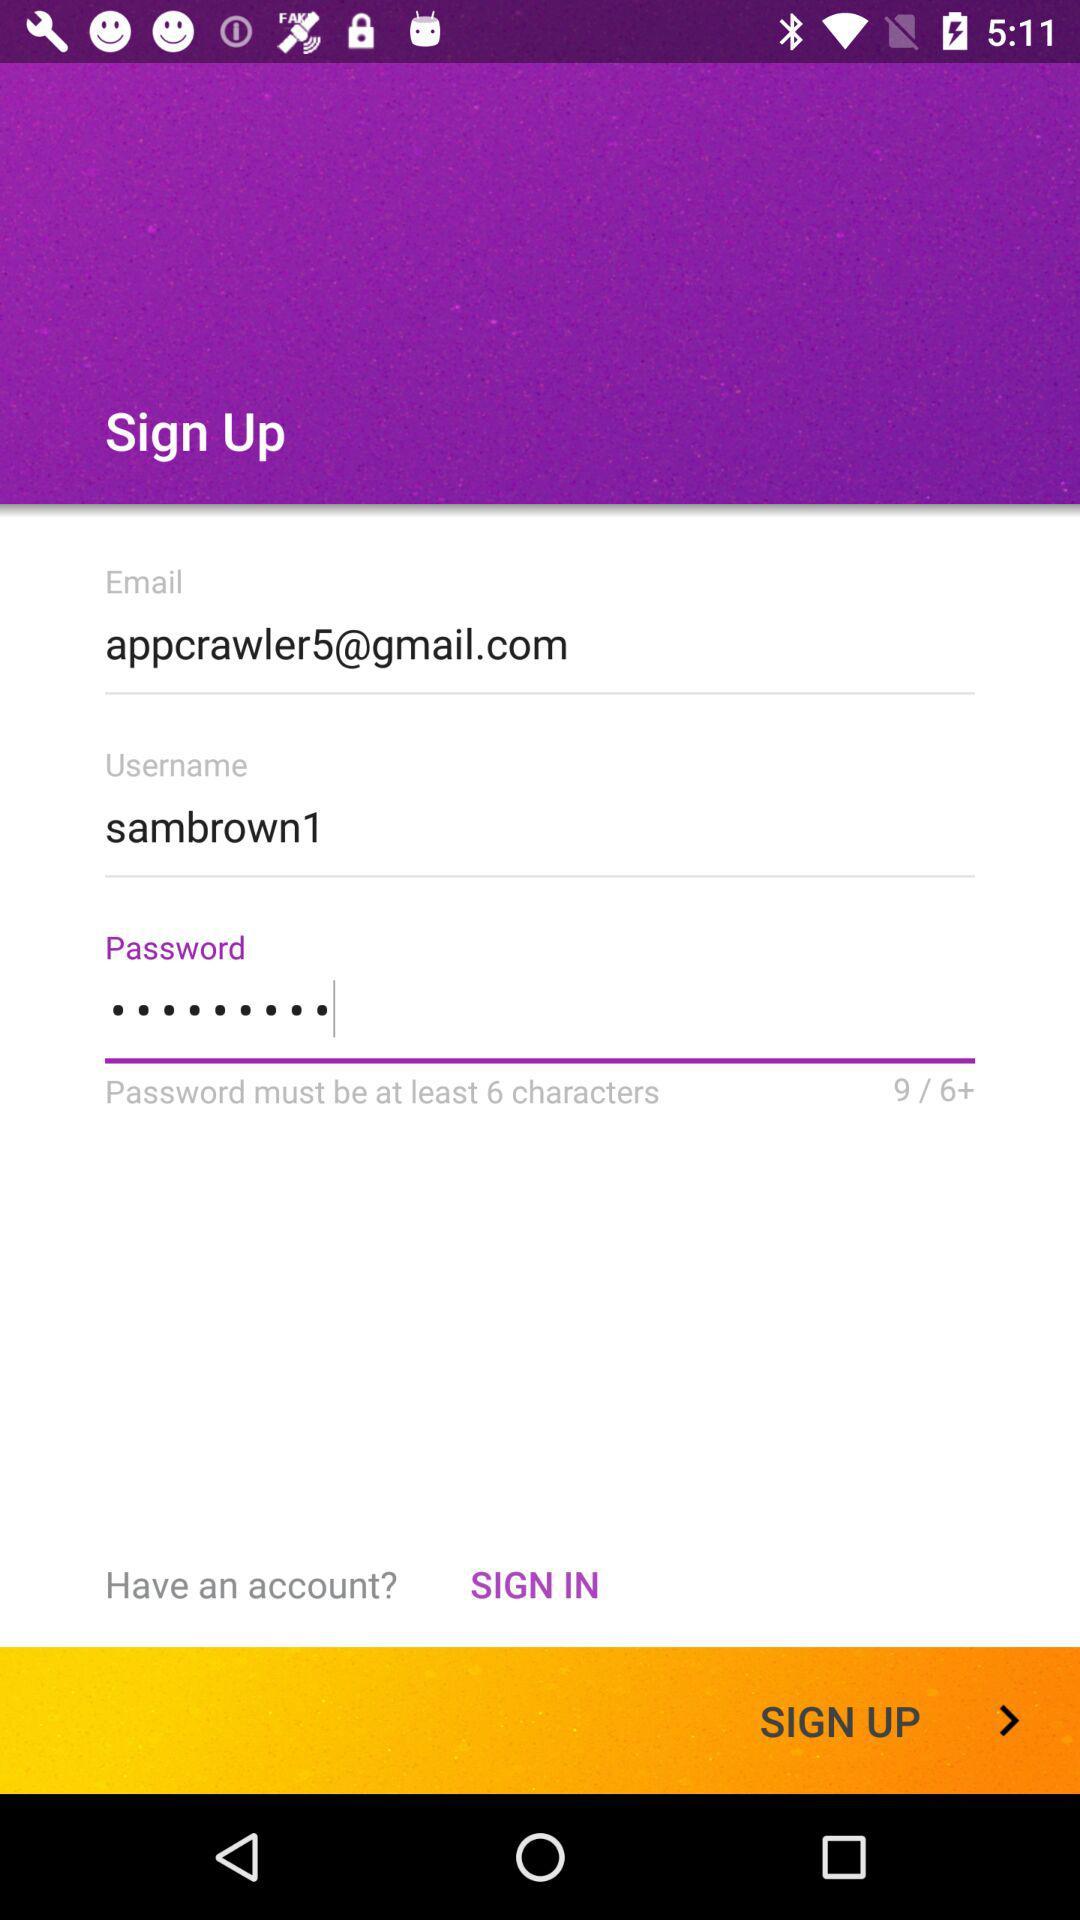  Describe the element at coordinates (540, 1021) in the screenshot. I see `the icon below the sambrown1 icon` at that location.